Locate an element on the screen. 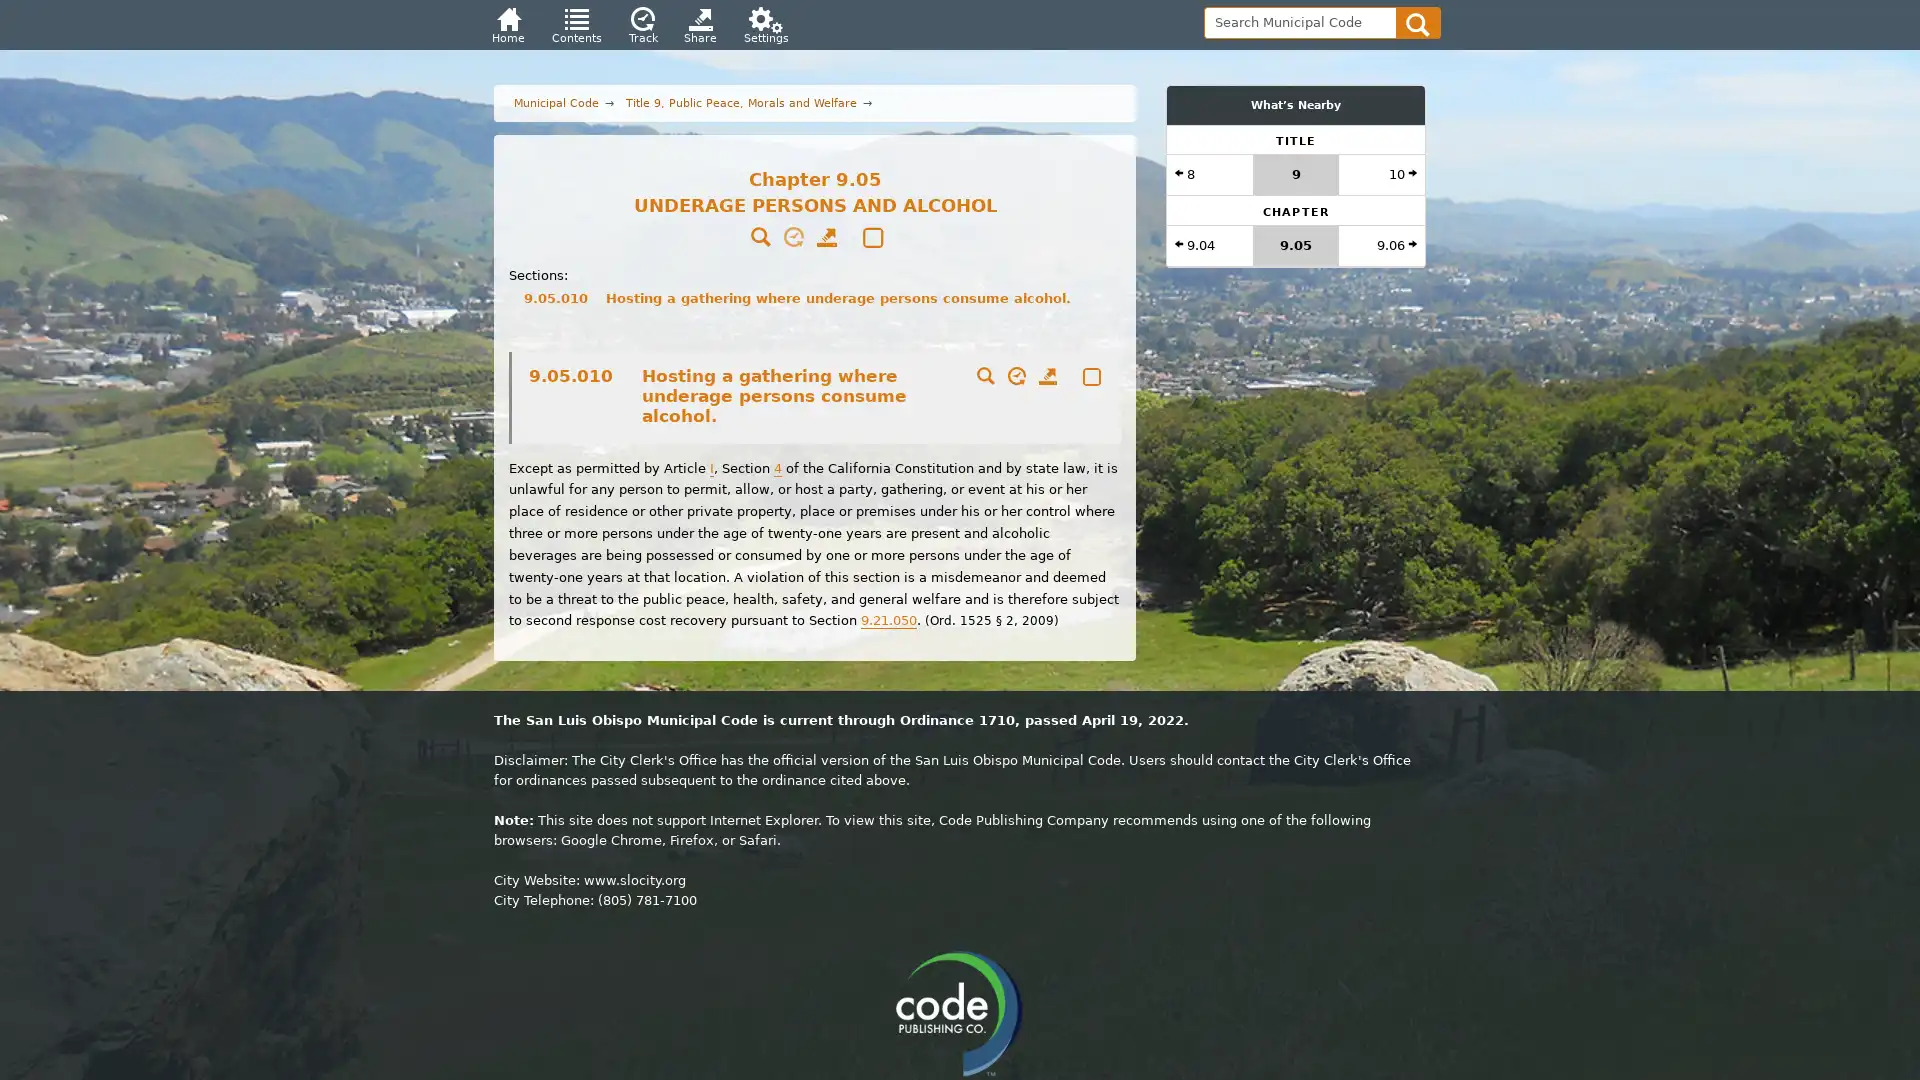  Save, Share, Bookmark or Print is located at coordinates (1045, 378).